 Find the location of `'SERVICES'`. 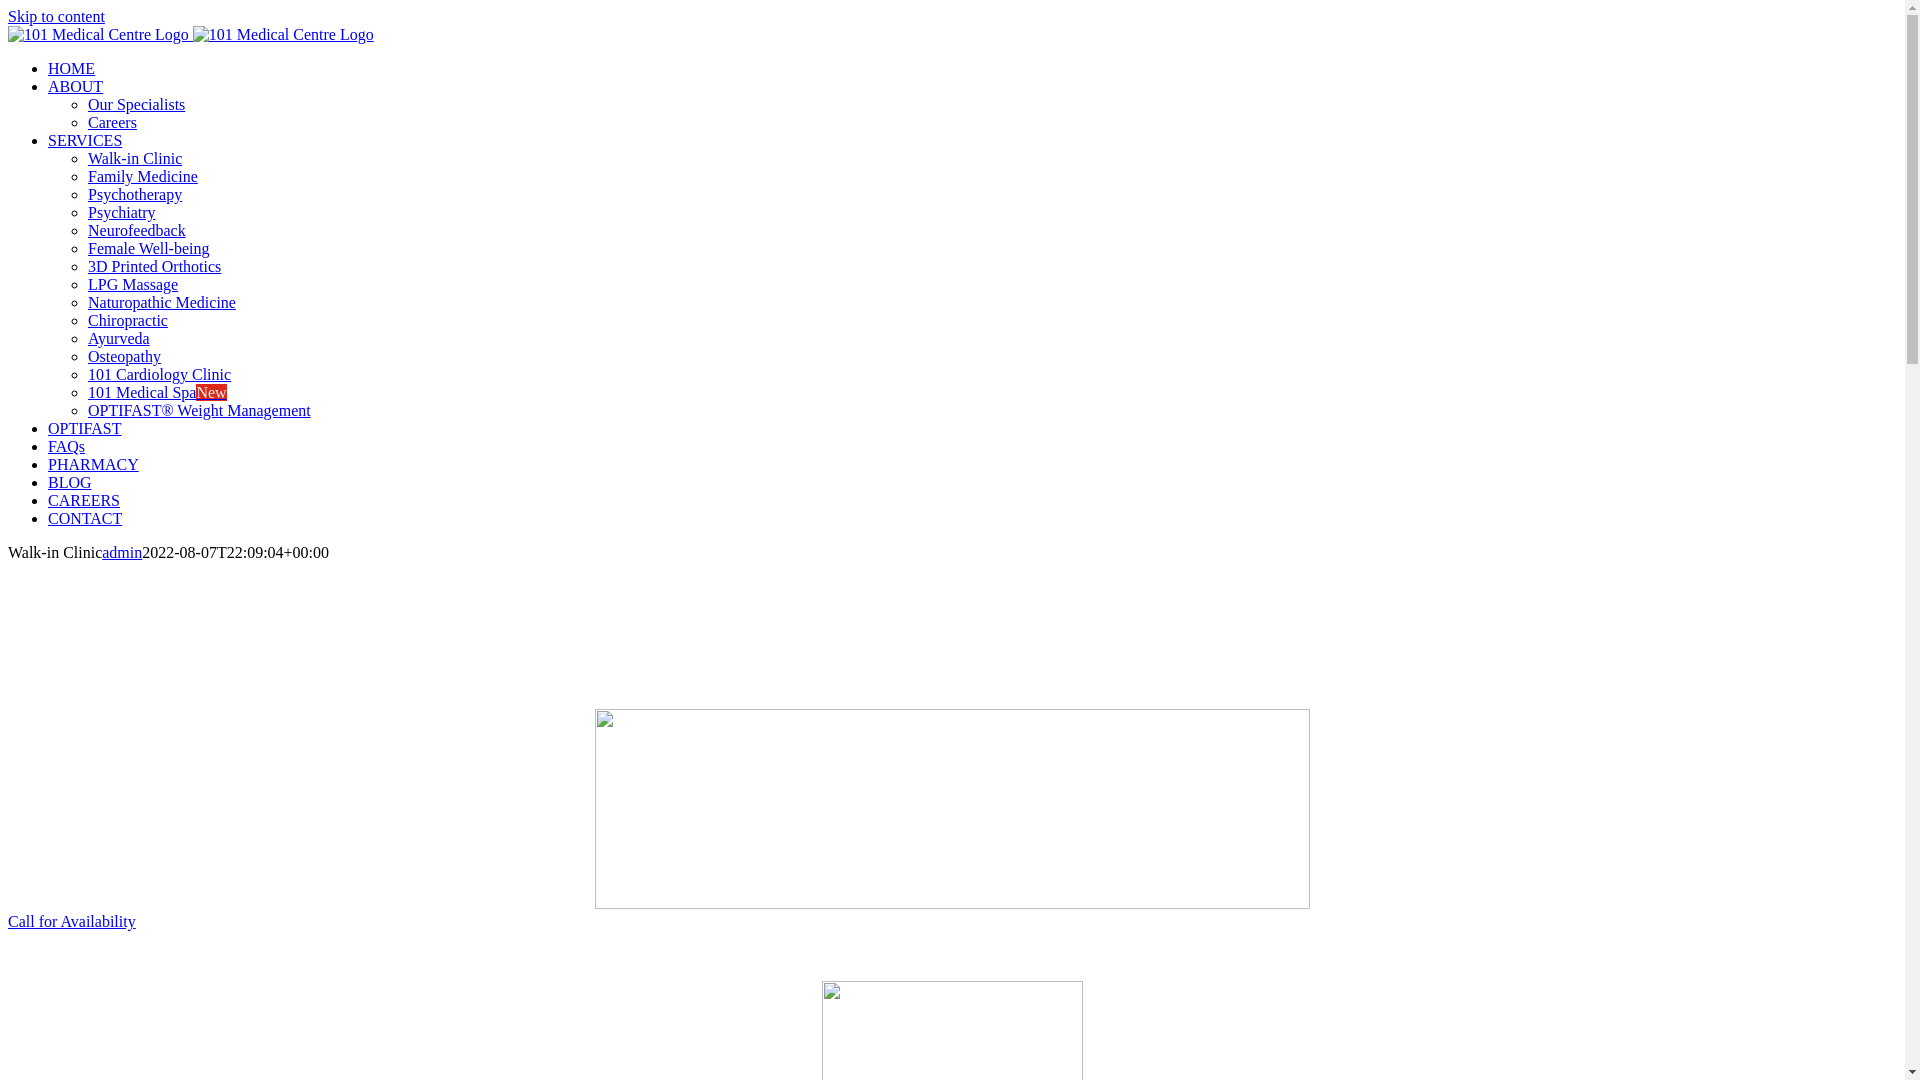

'SERVICES' is located at coordinates (84, 139).